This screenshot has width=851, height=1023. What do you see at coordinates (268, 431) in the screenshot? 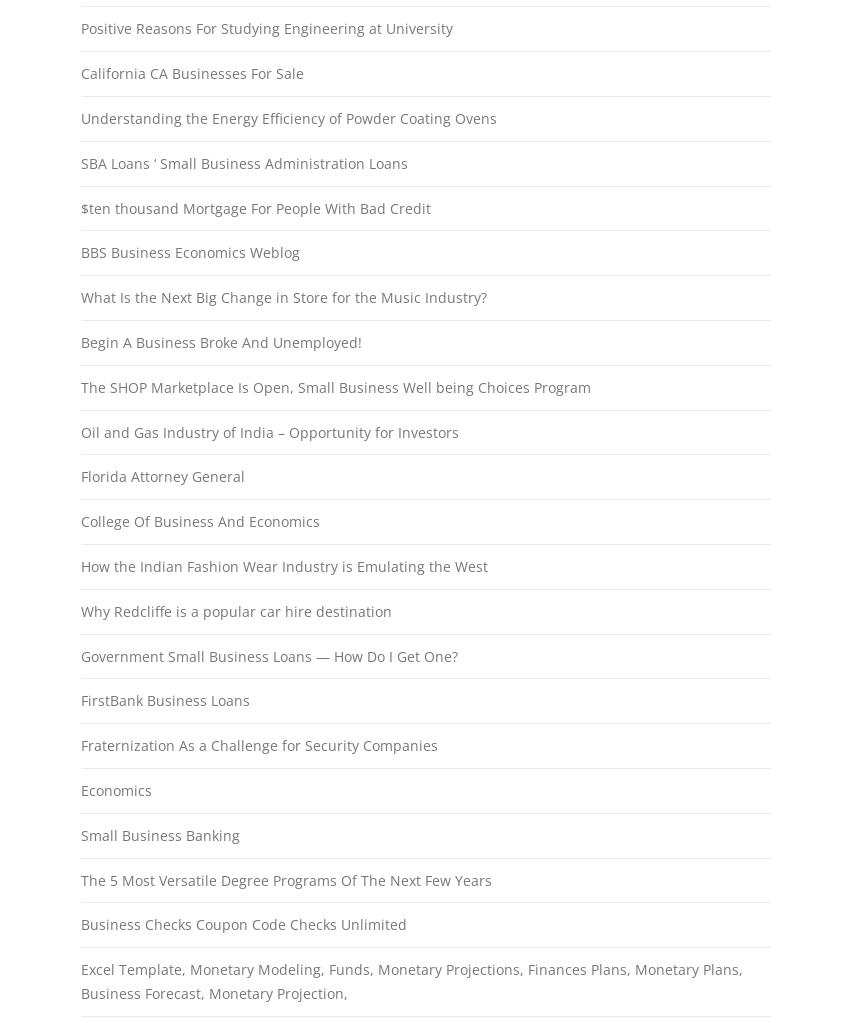
I see `'Oil and Gas Industry of India – Opportunity for Investors'` at bounding box center [268, 431].